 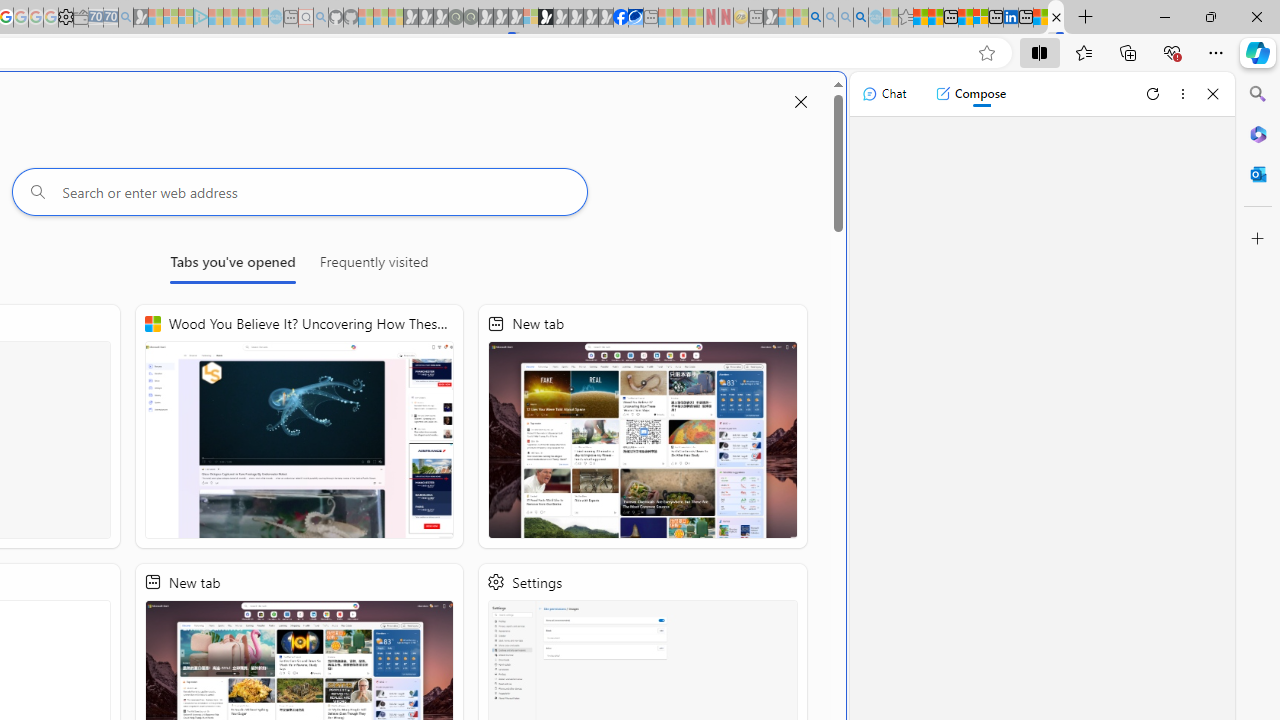 I want to click on 'New split screen', so click(x=1055, y=17).